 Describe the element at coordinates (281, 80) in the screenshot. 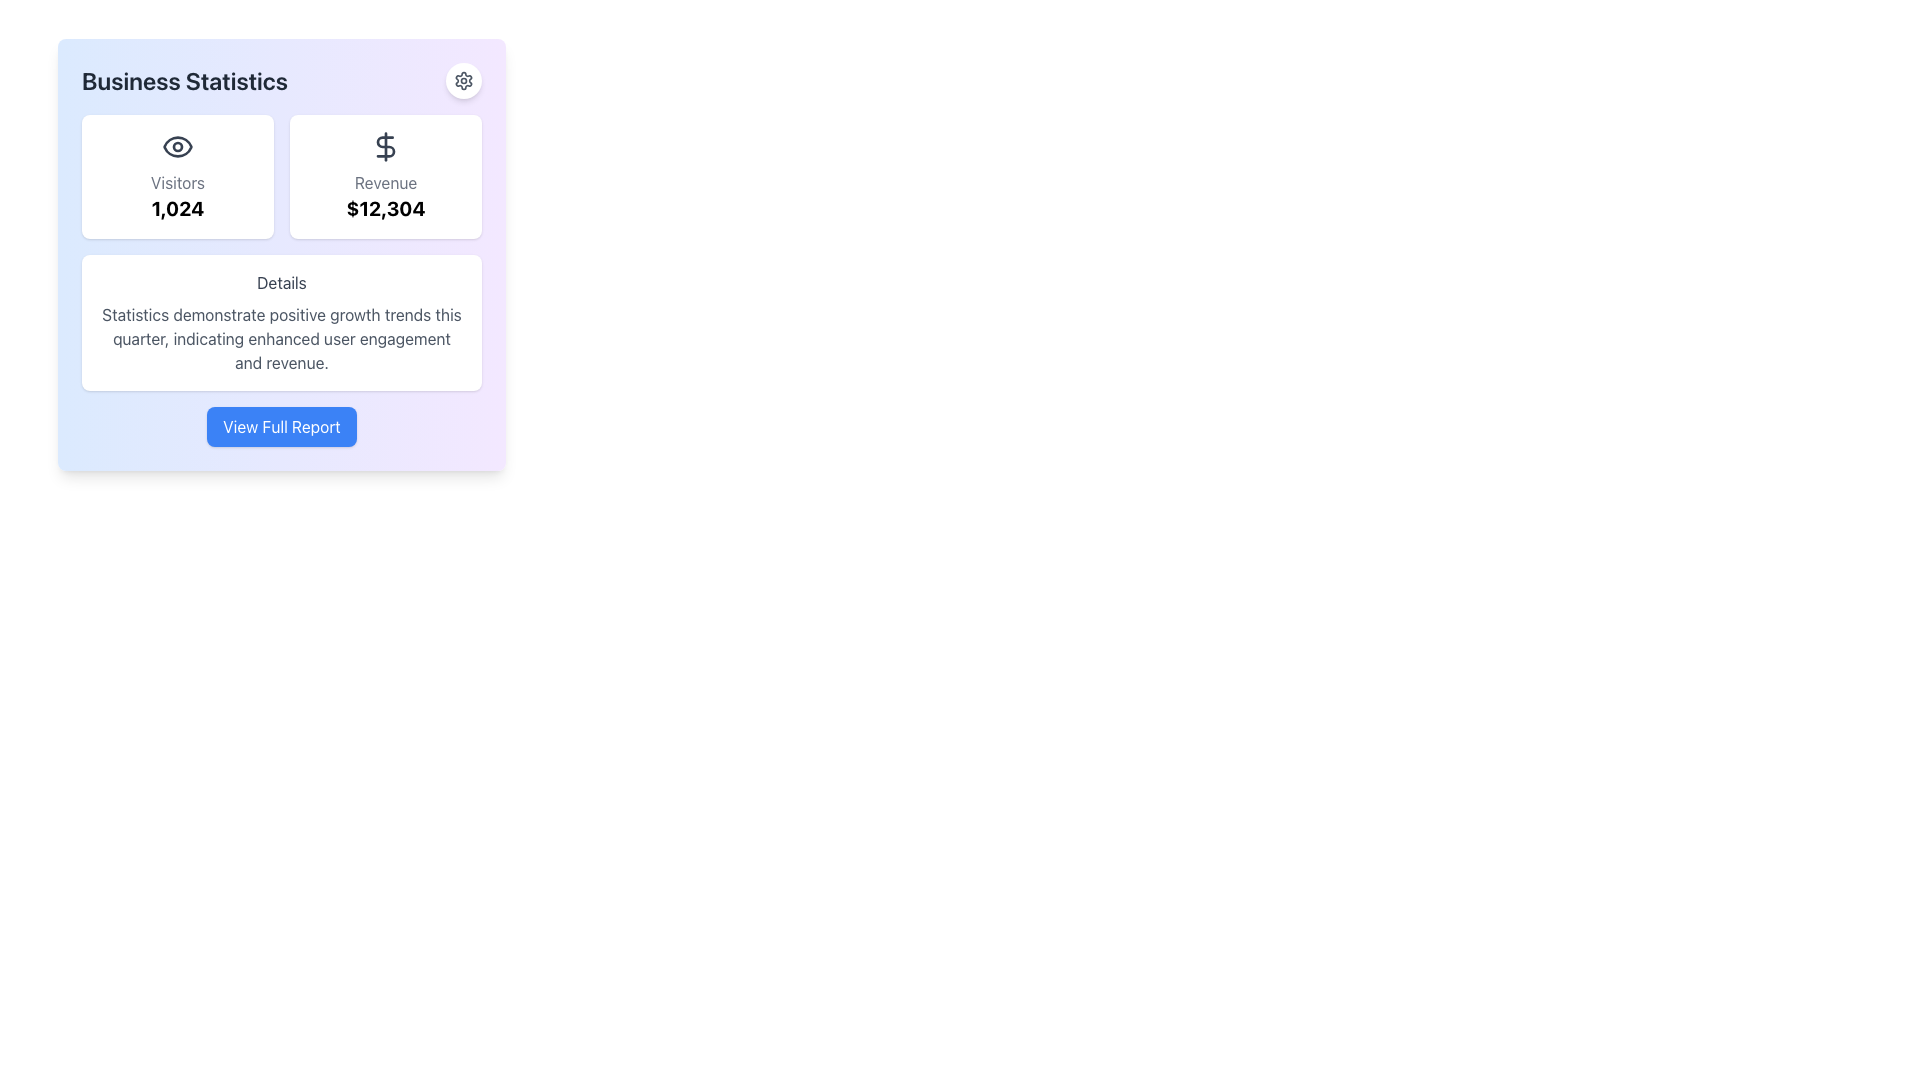

I see `the header text displaying 'Business Statistics' which is located at the top-left of the card layout` at that location.